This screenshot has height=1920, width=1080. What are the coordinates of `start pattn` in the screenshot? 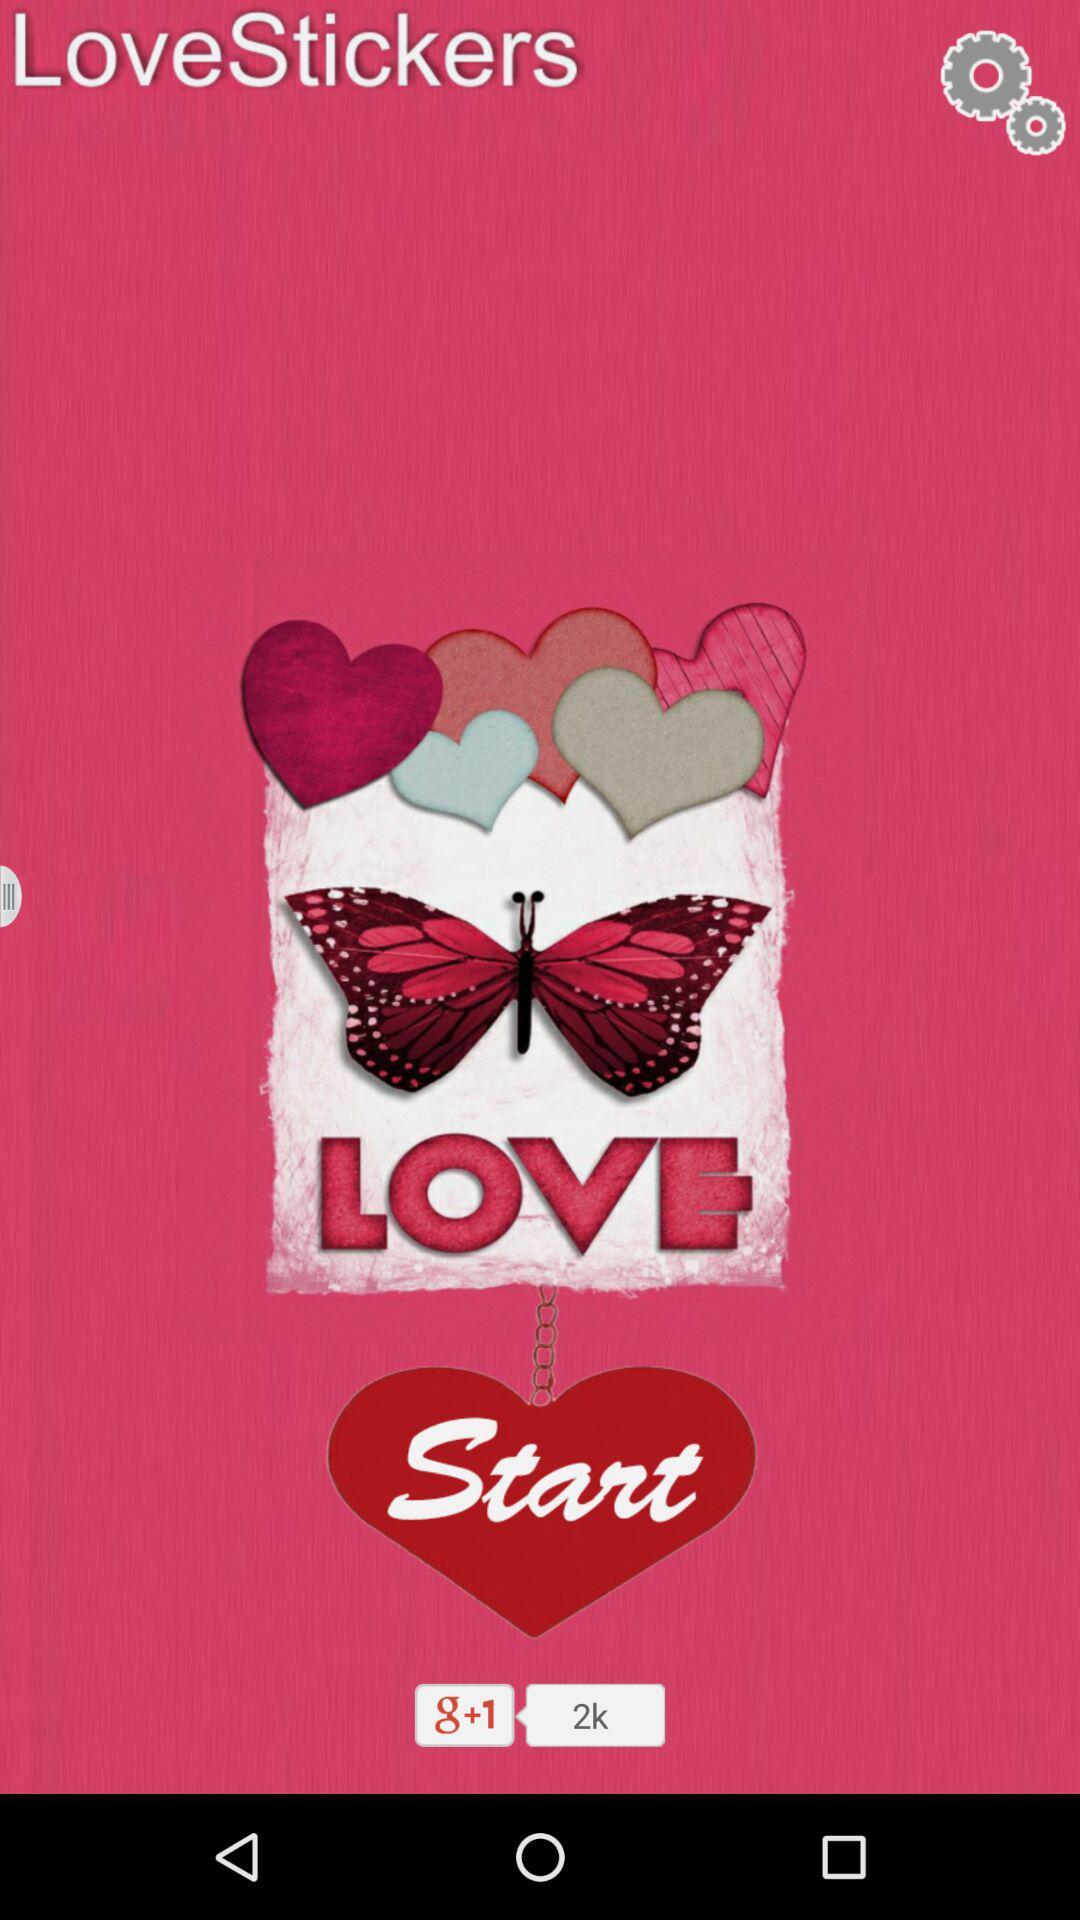 It's located at (538, 1469).